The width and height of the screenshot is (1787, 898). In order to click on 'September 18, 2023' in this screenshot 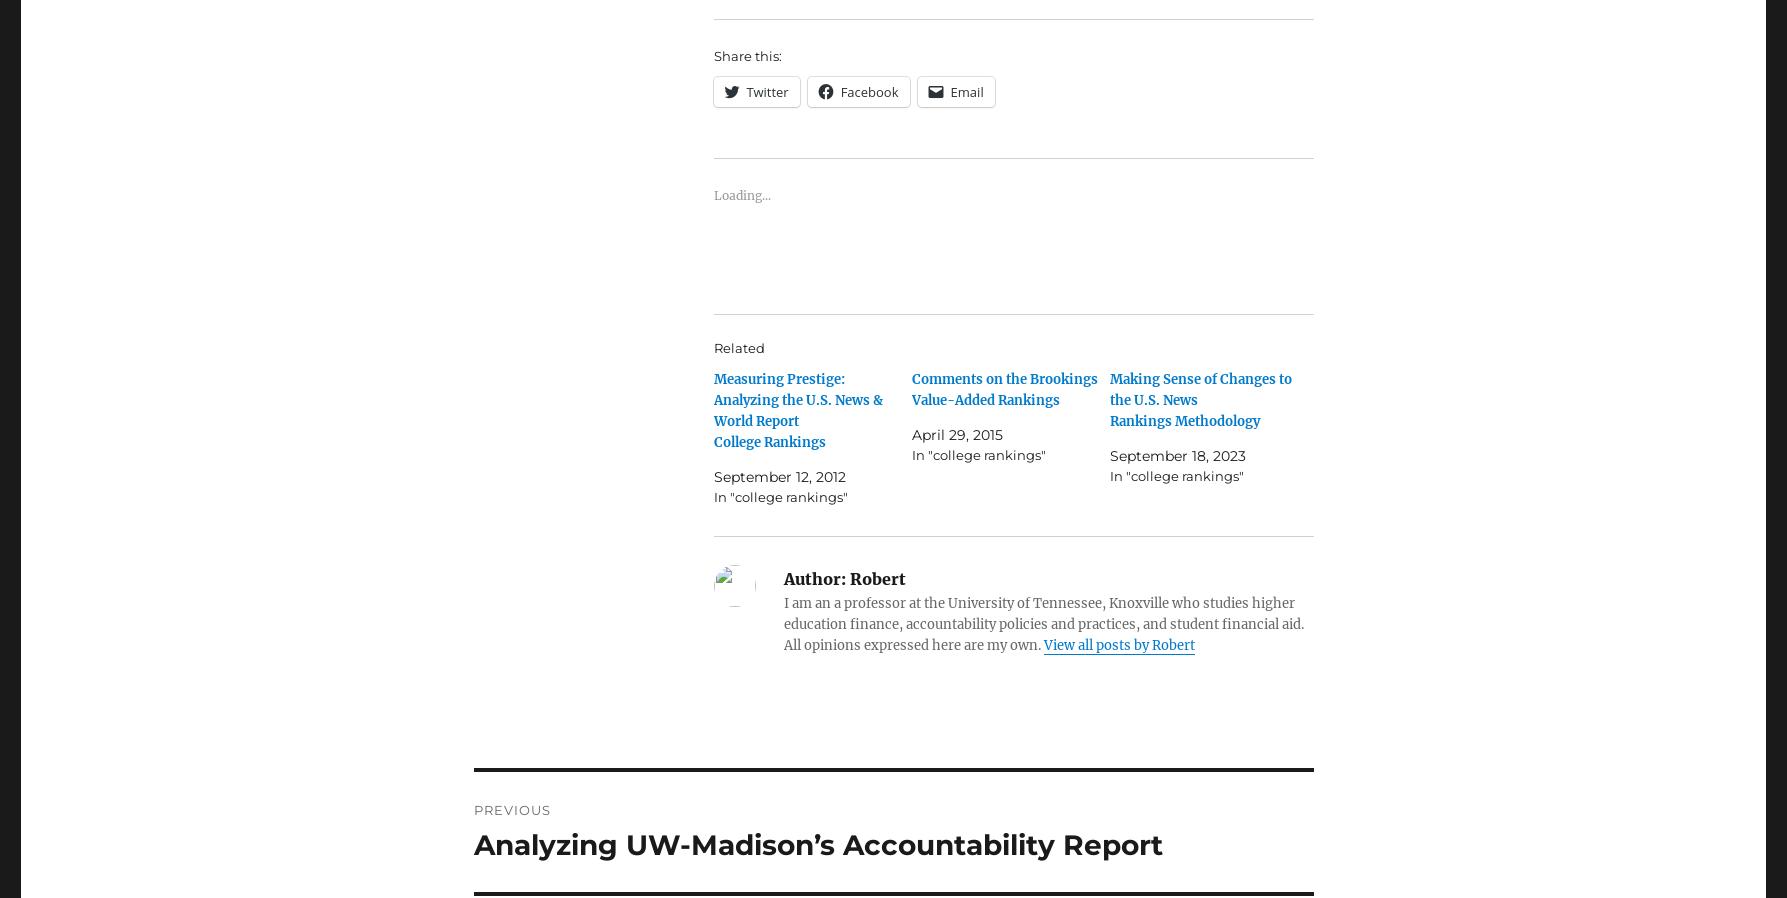, I will do `click(1176, 455)`.